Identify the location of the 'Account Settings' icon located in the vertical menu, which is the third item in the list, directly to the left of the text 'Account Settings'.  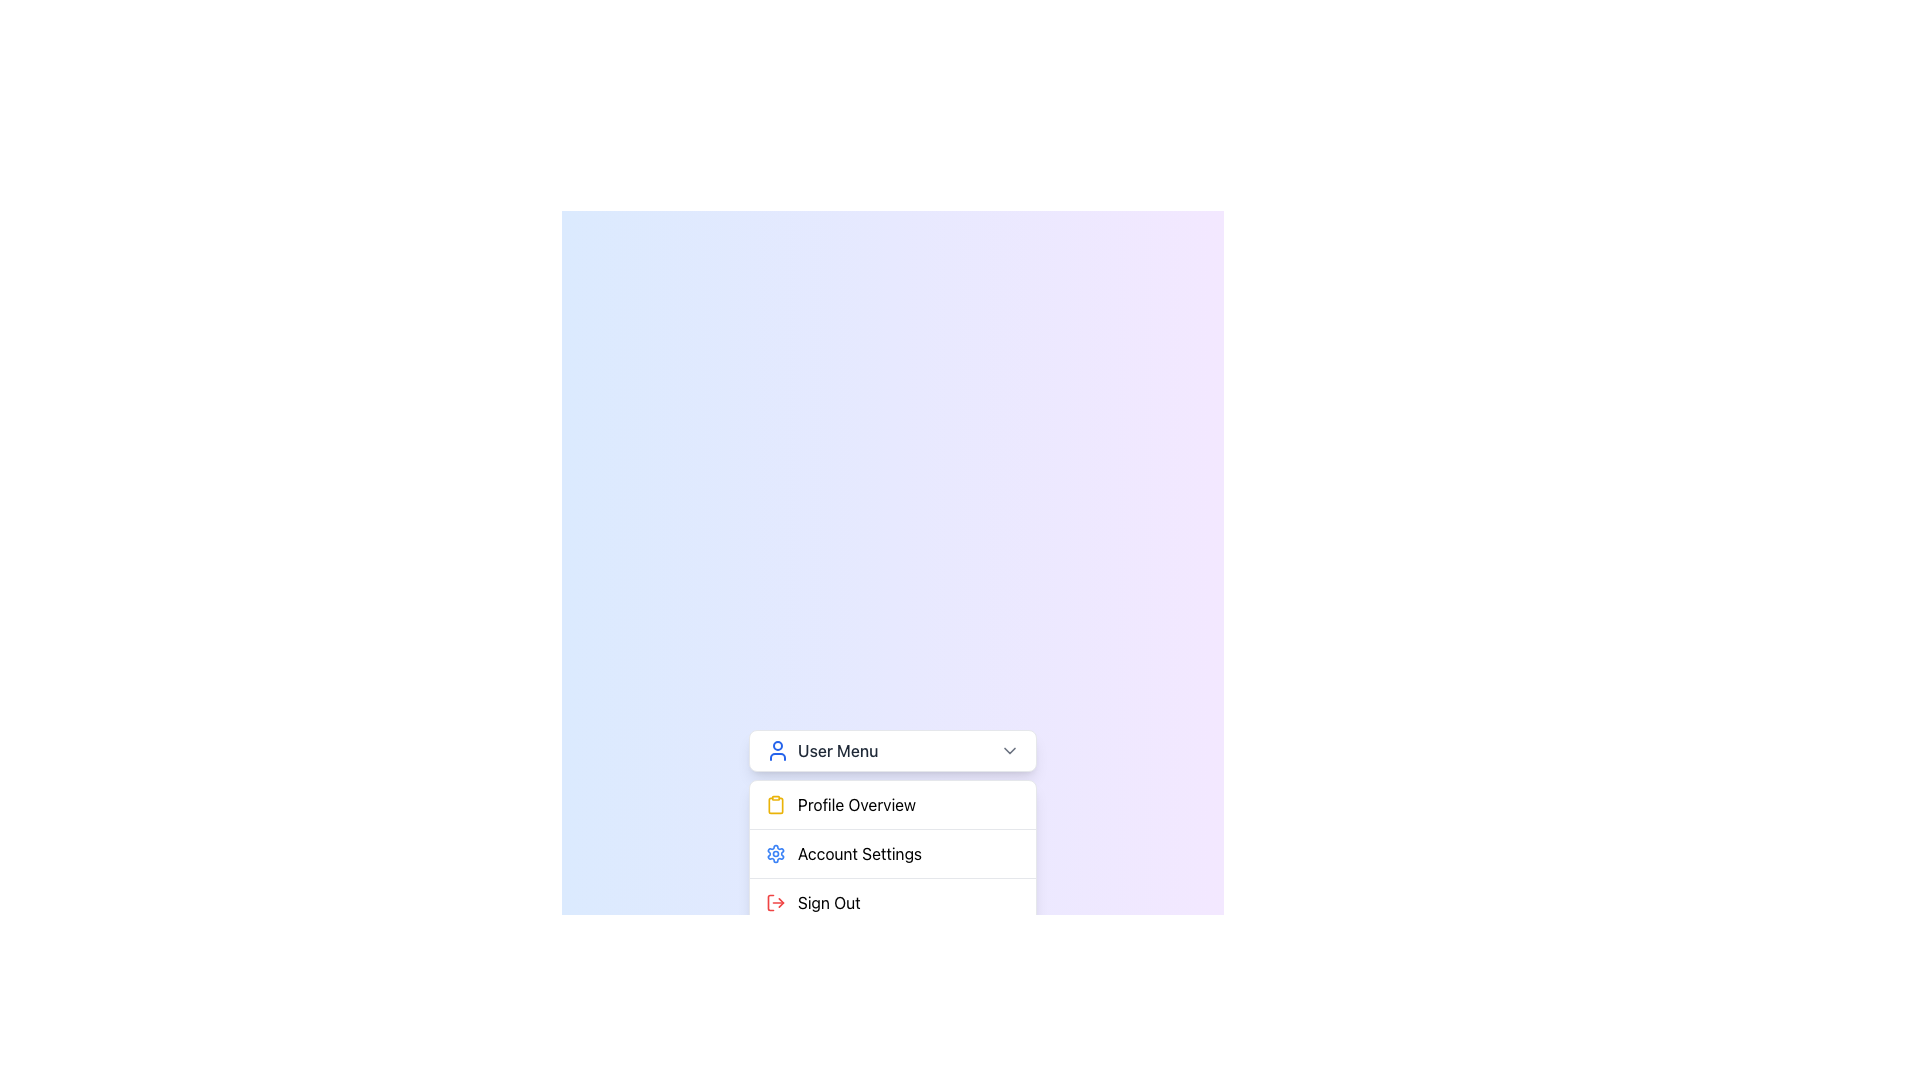
(775, 853).